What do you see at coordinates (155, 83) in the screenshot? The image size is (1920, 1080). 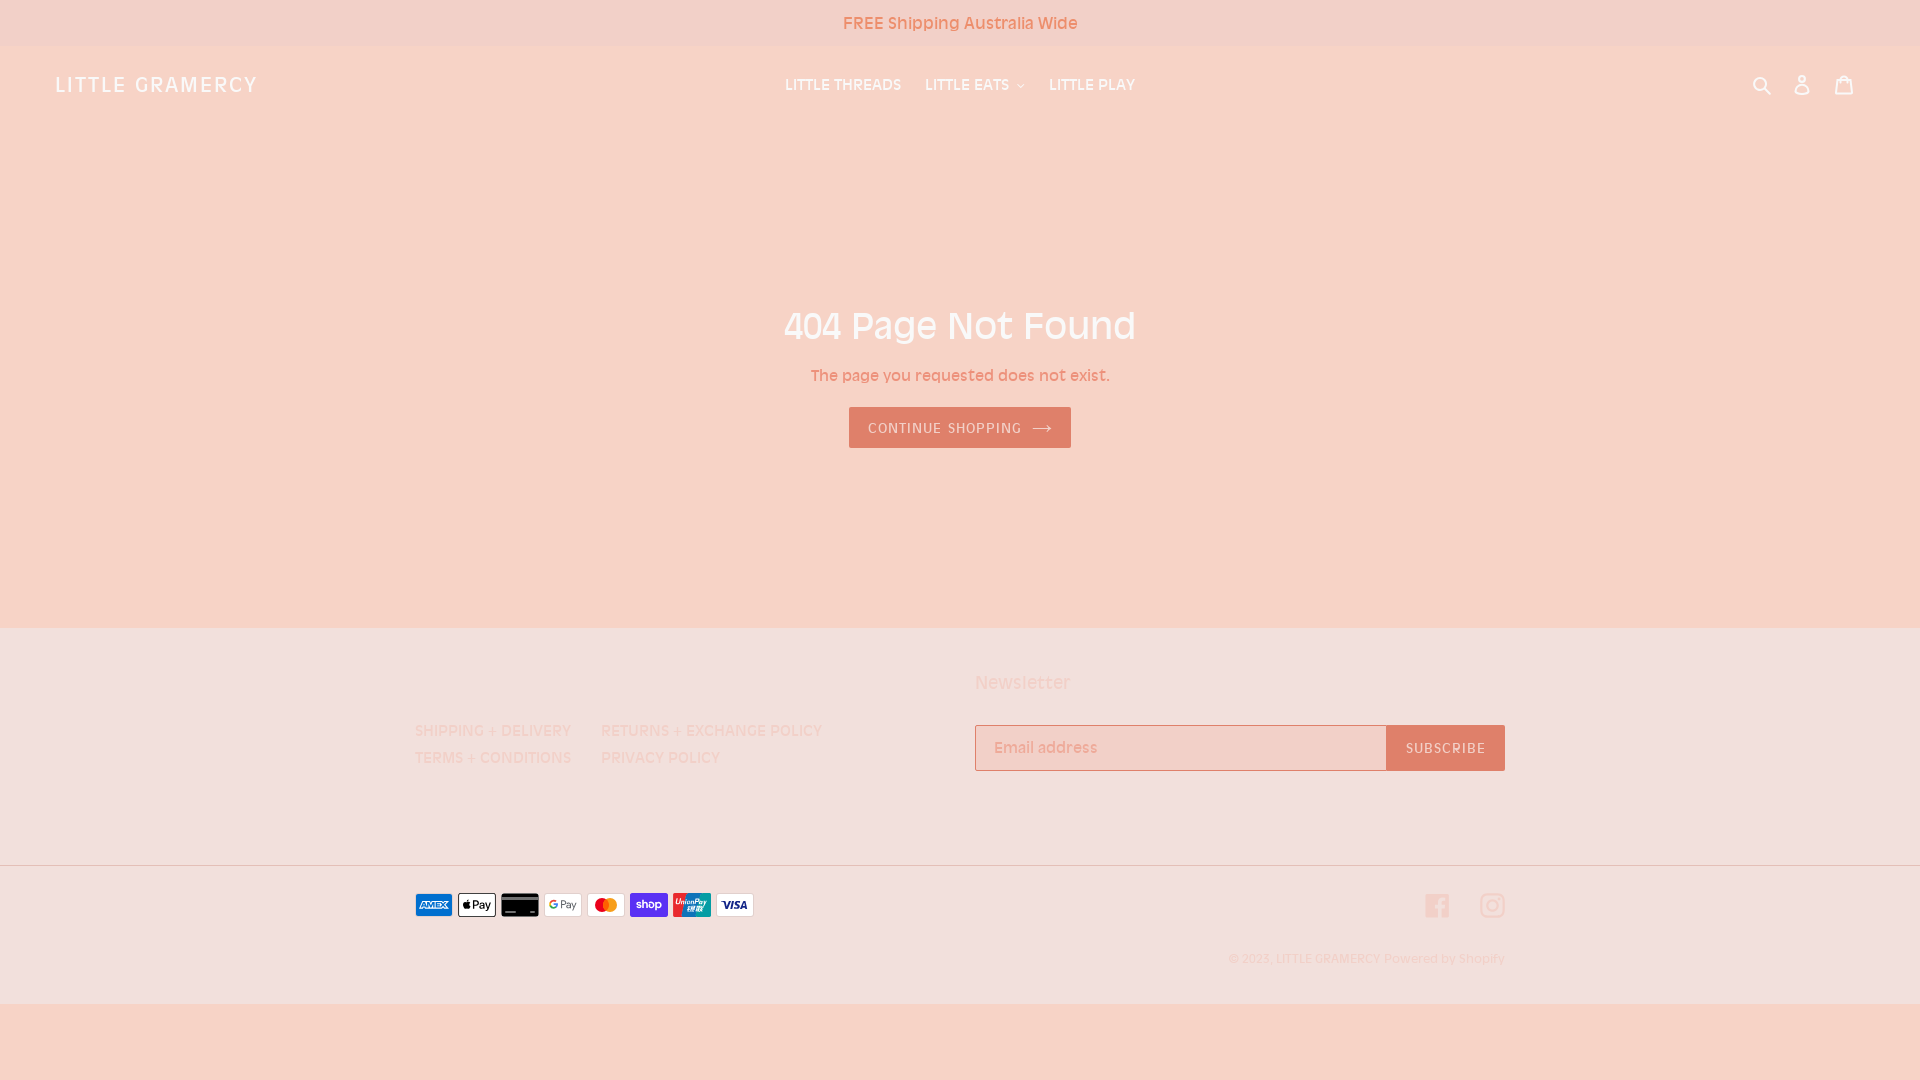 I see `'LITTLE GRAMERCY'` at bounding box center [155, 83].